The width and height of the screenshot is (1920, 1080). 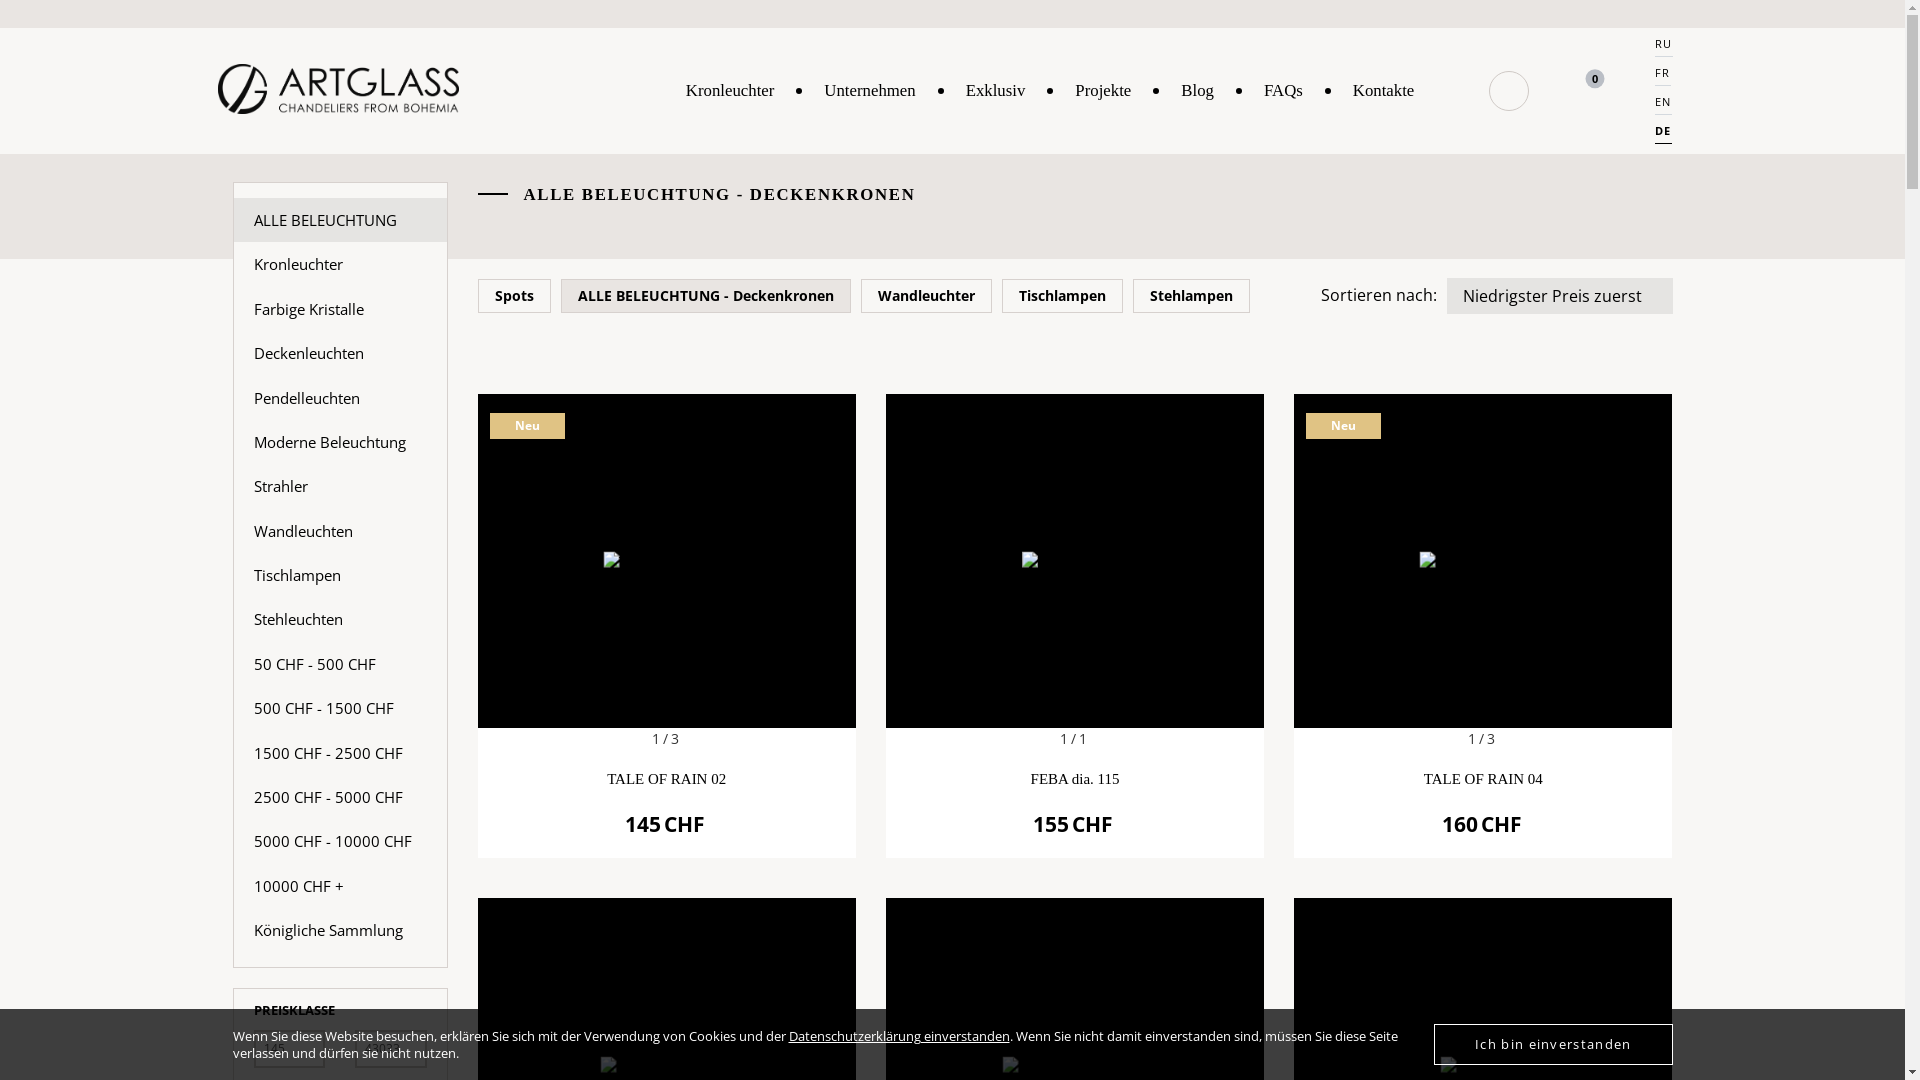 I want to click on 'Pendelleuchten', so click(x=340, y=397).